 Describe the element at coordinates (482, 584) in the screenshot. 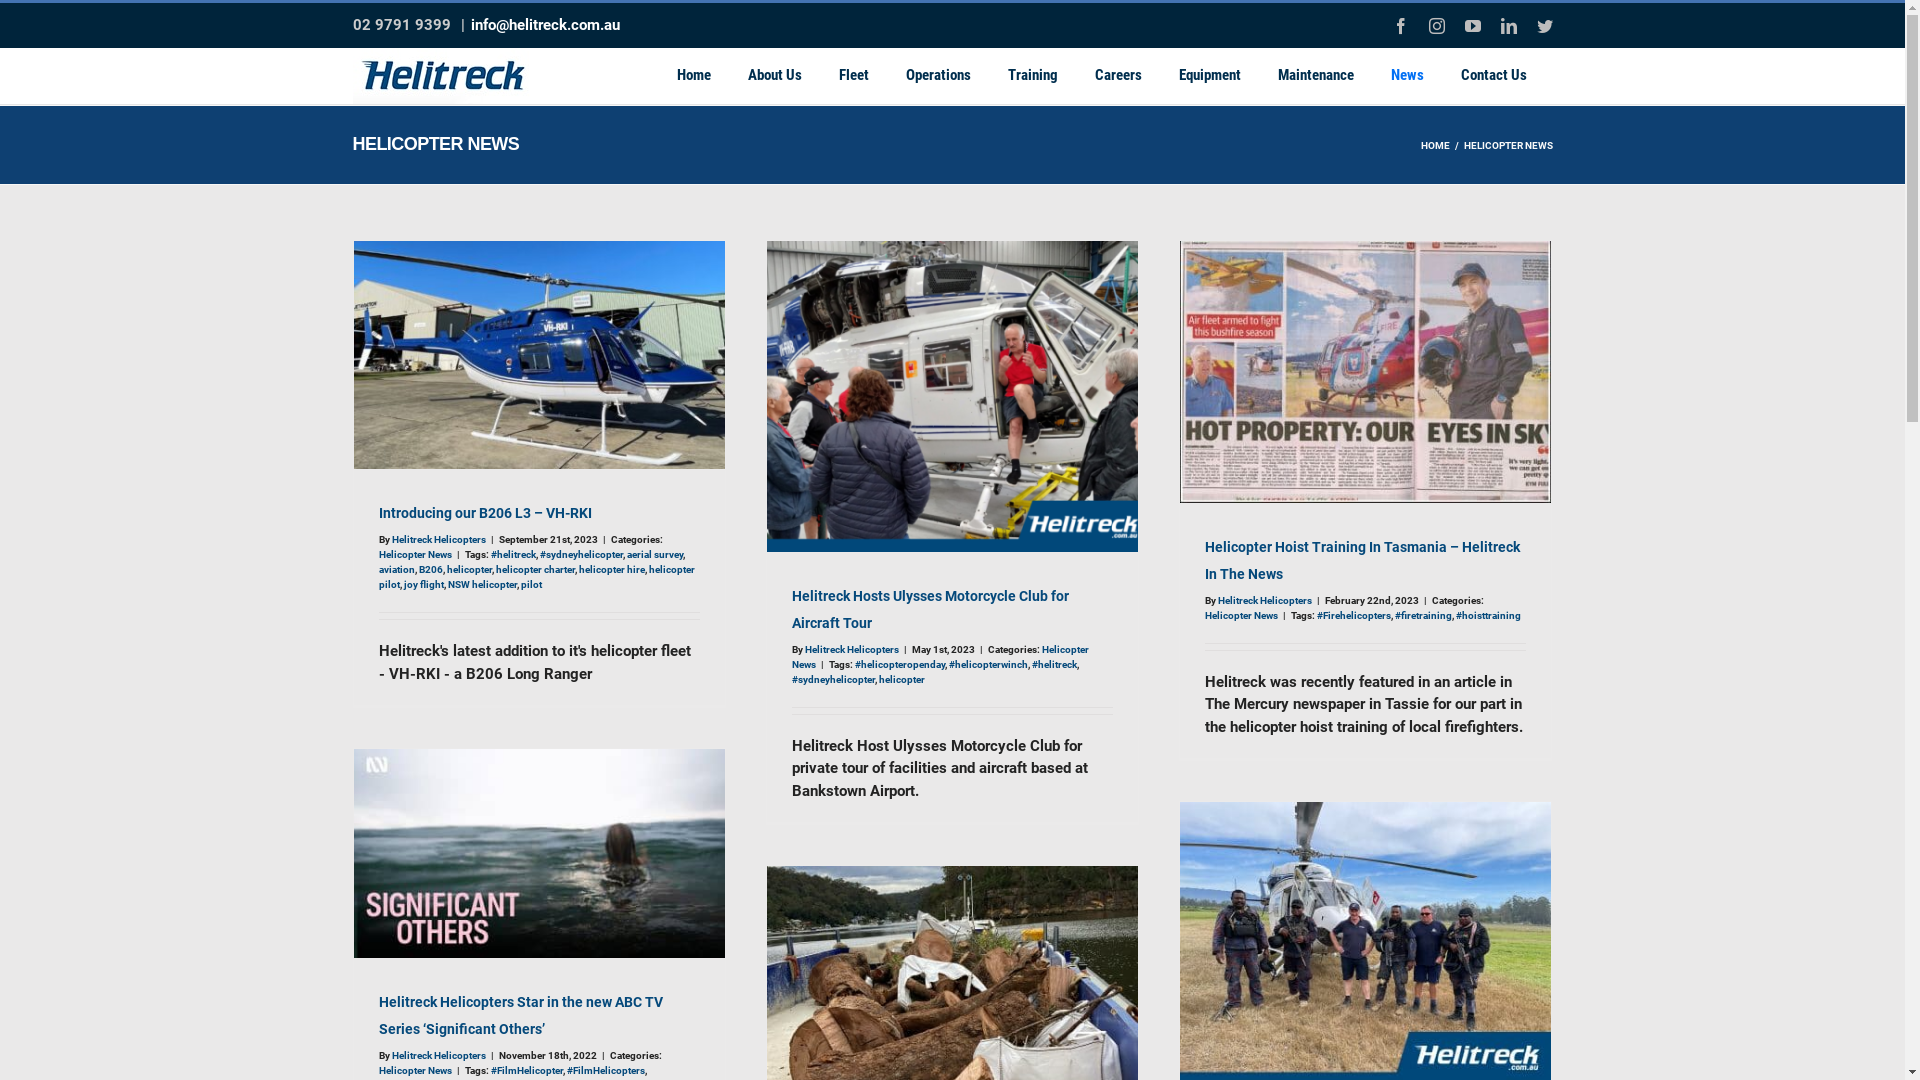

I see `'NSW helicopter'` at that location.